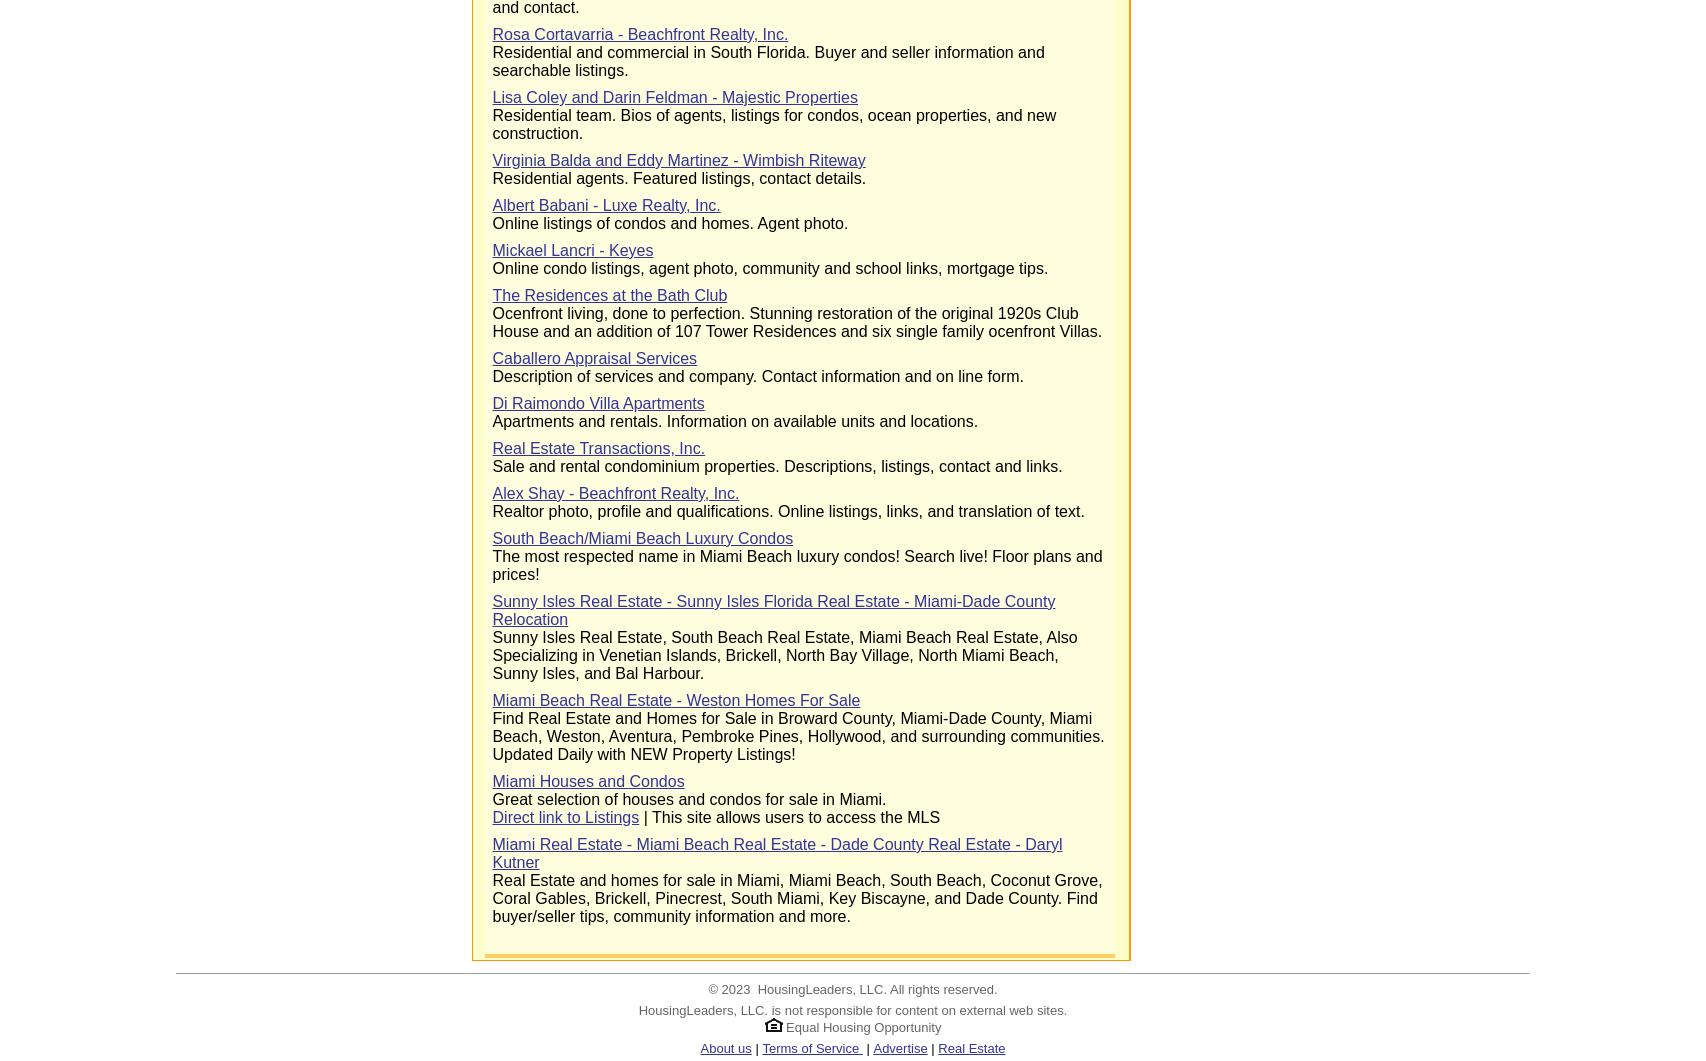 Image resolution: width=1706 pixels, height=1061 pixels. I want to click on 'Albert Babani - Luxe Realty, Inc.', so click(604, 204).